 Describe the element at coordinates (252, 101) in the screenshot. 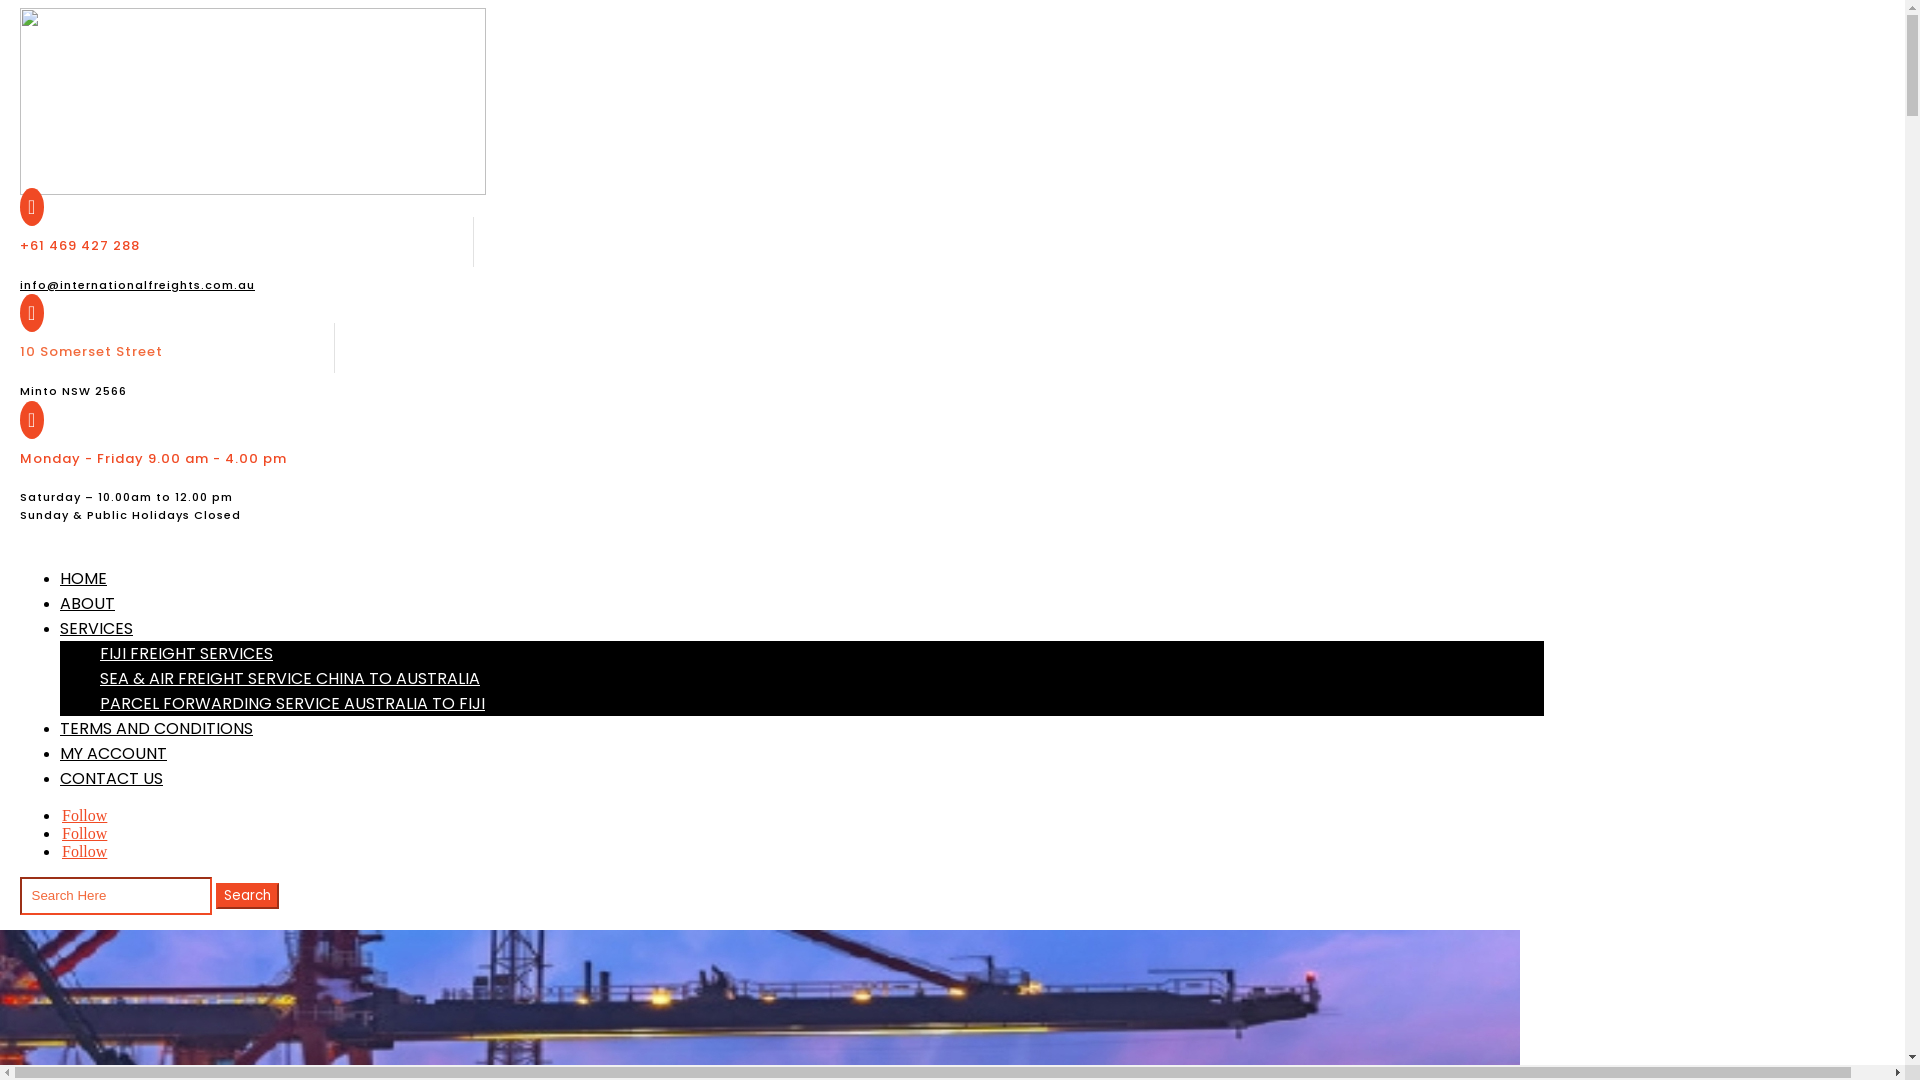

I see `'IFL-Logo'` at that location.